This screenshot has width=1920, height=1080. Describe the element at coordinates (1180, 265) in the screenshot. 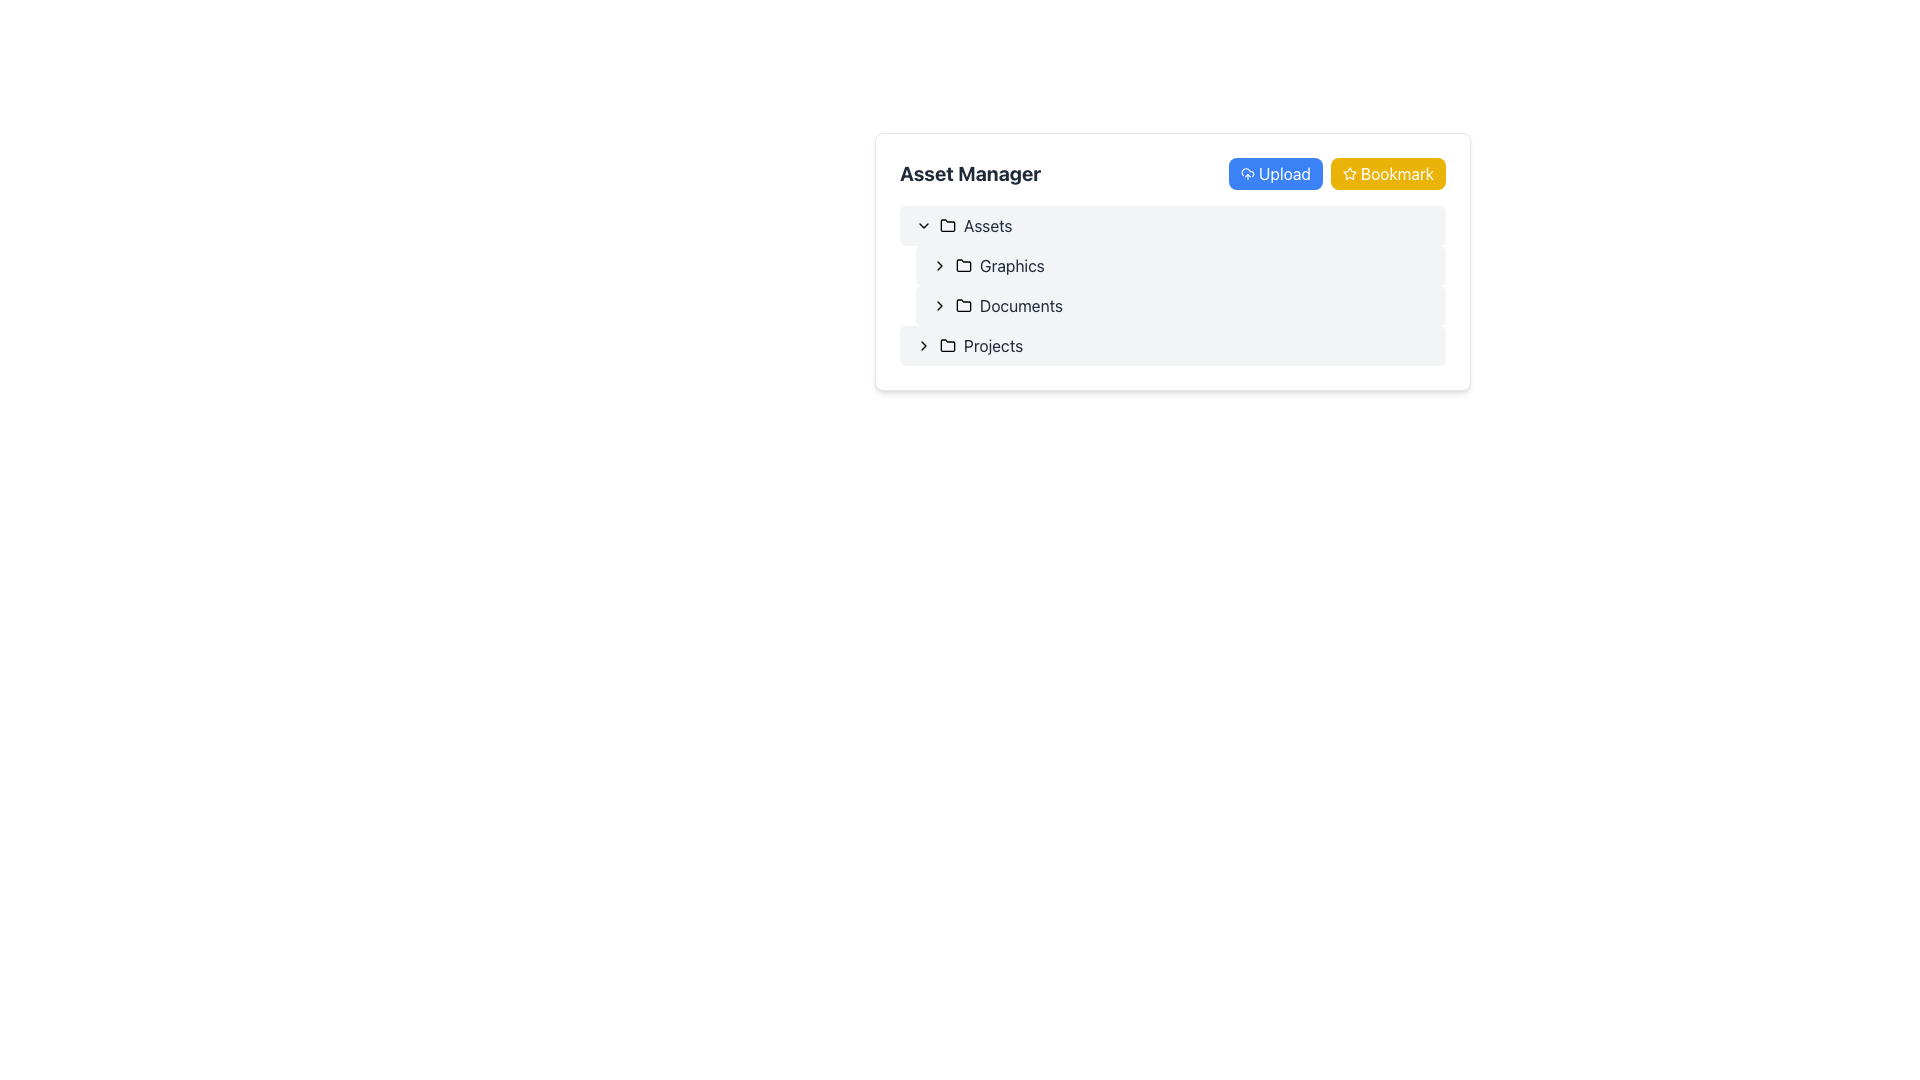

I see `the 'Graphics' list item in the 'Asset Manager'` at that location.